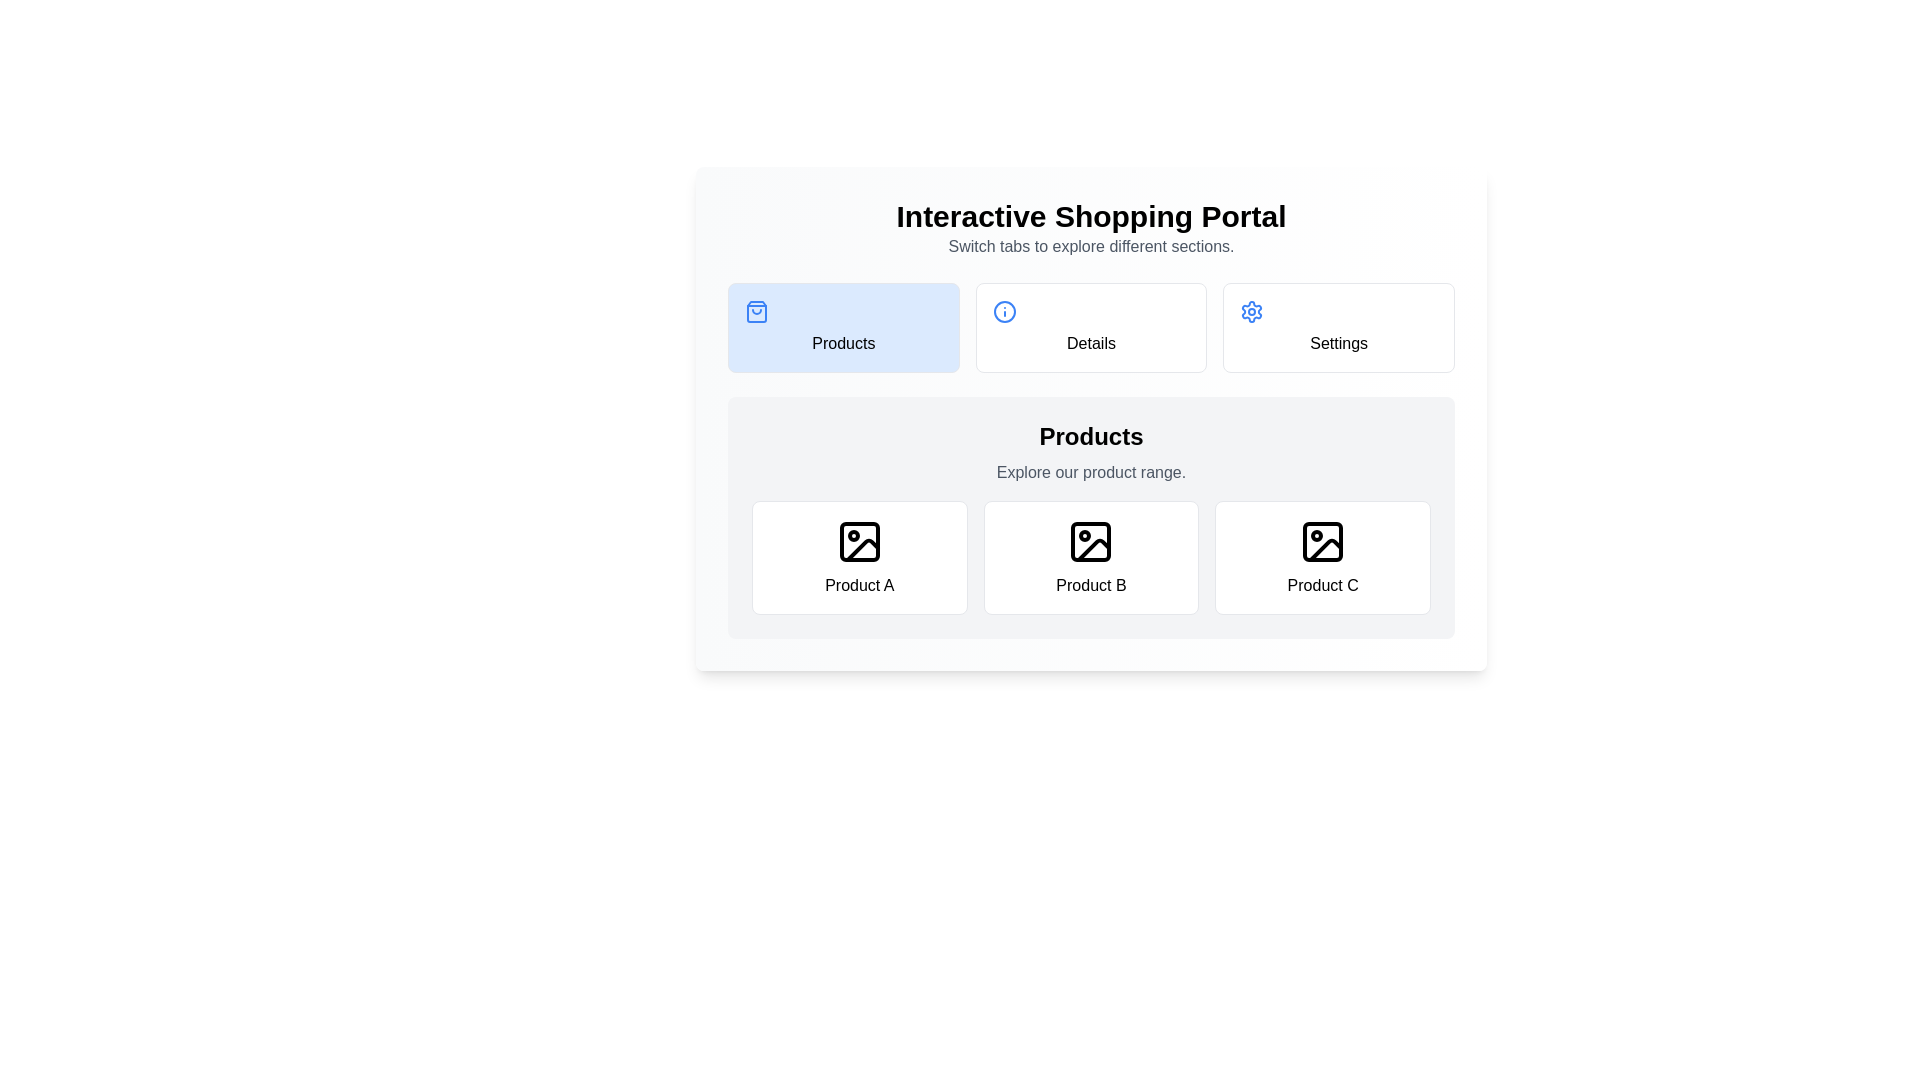  I want to click on the interactive element Product B, so click(1090, 558).